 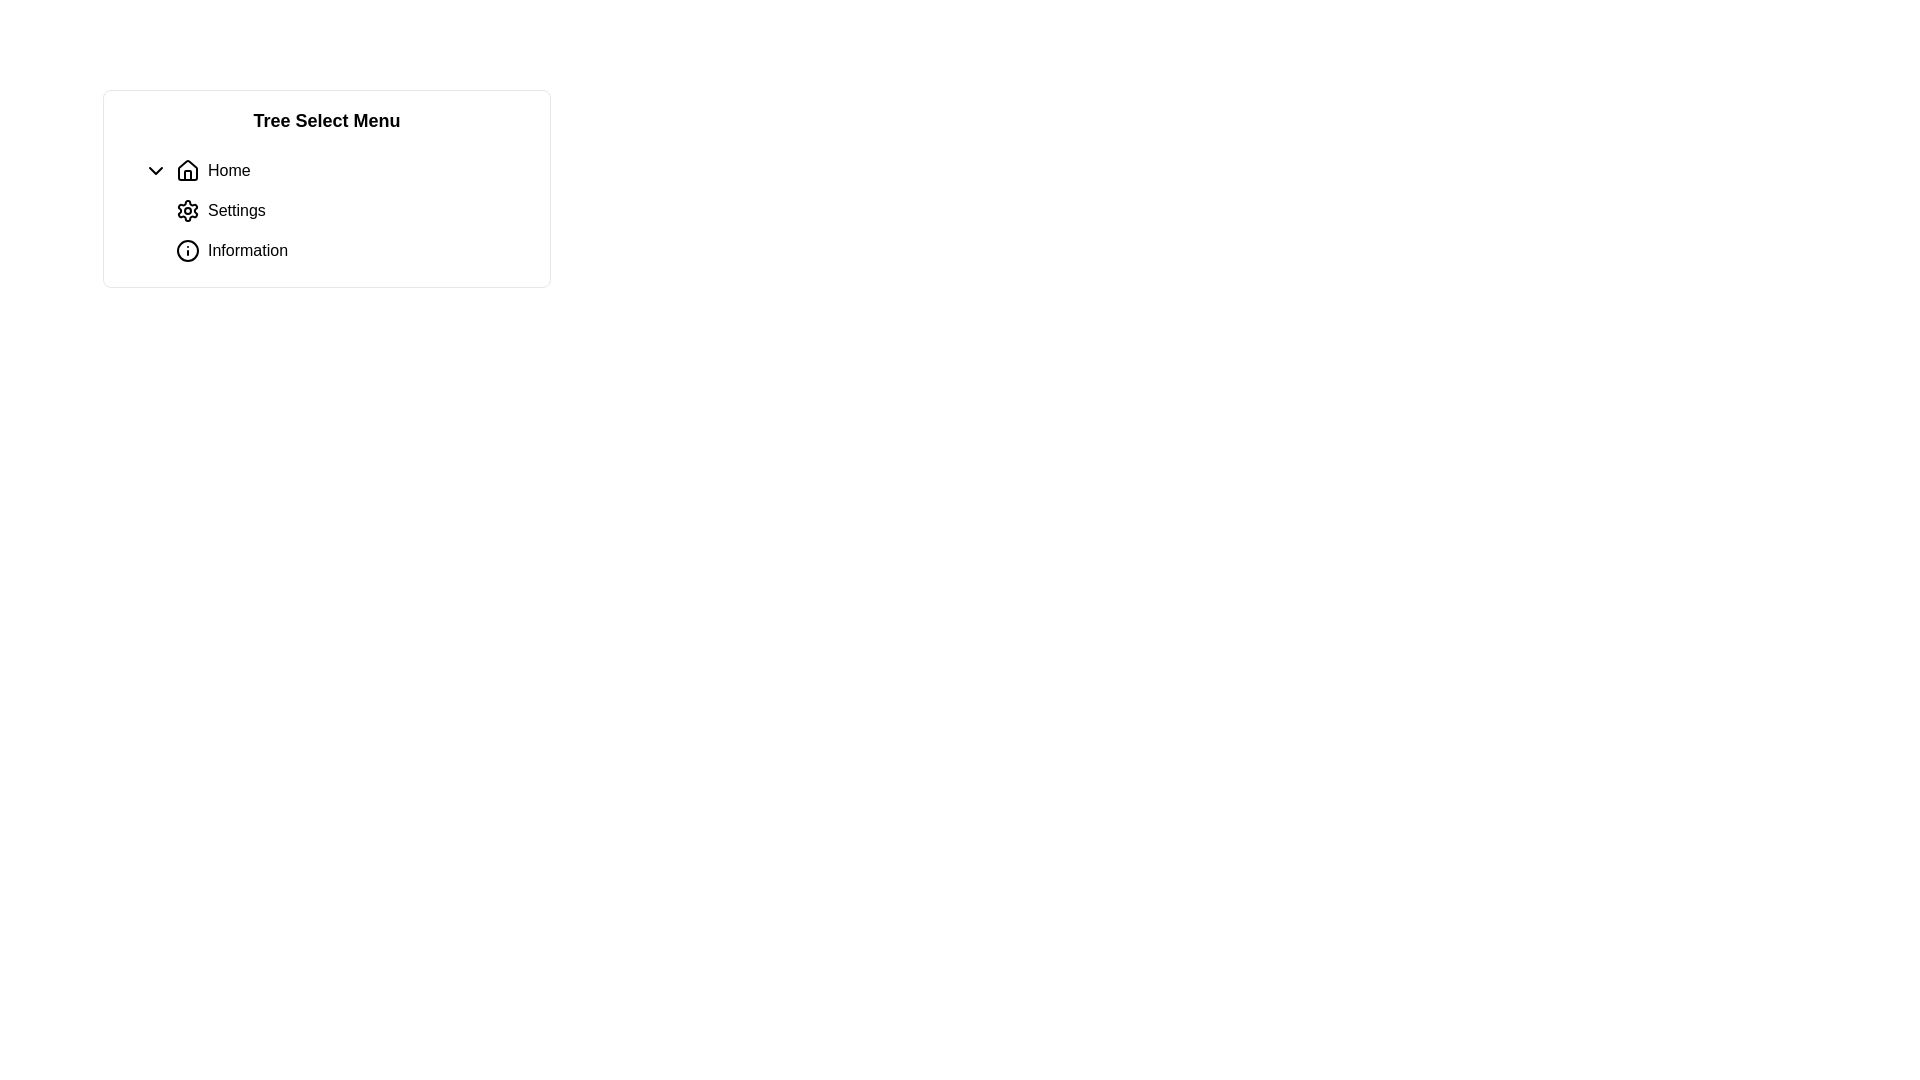 I want to click on the 'Settings' icon in the tree select menu using tab navigation to focus on its functionalities, so click(x=187, y=211).